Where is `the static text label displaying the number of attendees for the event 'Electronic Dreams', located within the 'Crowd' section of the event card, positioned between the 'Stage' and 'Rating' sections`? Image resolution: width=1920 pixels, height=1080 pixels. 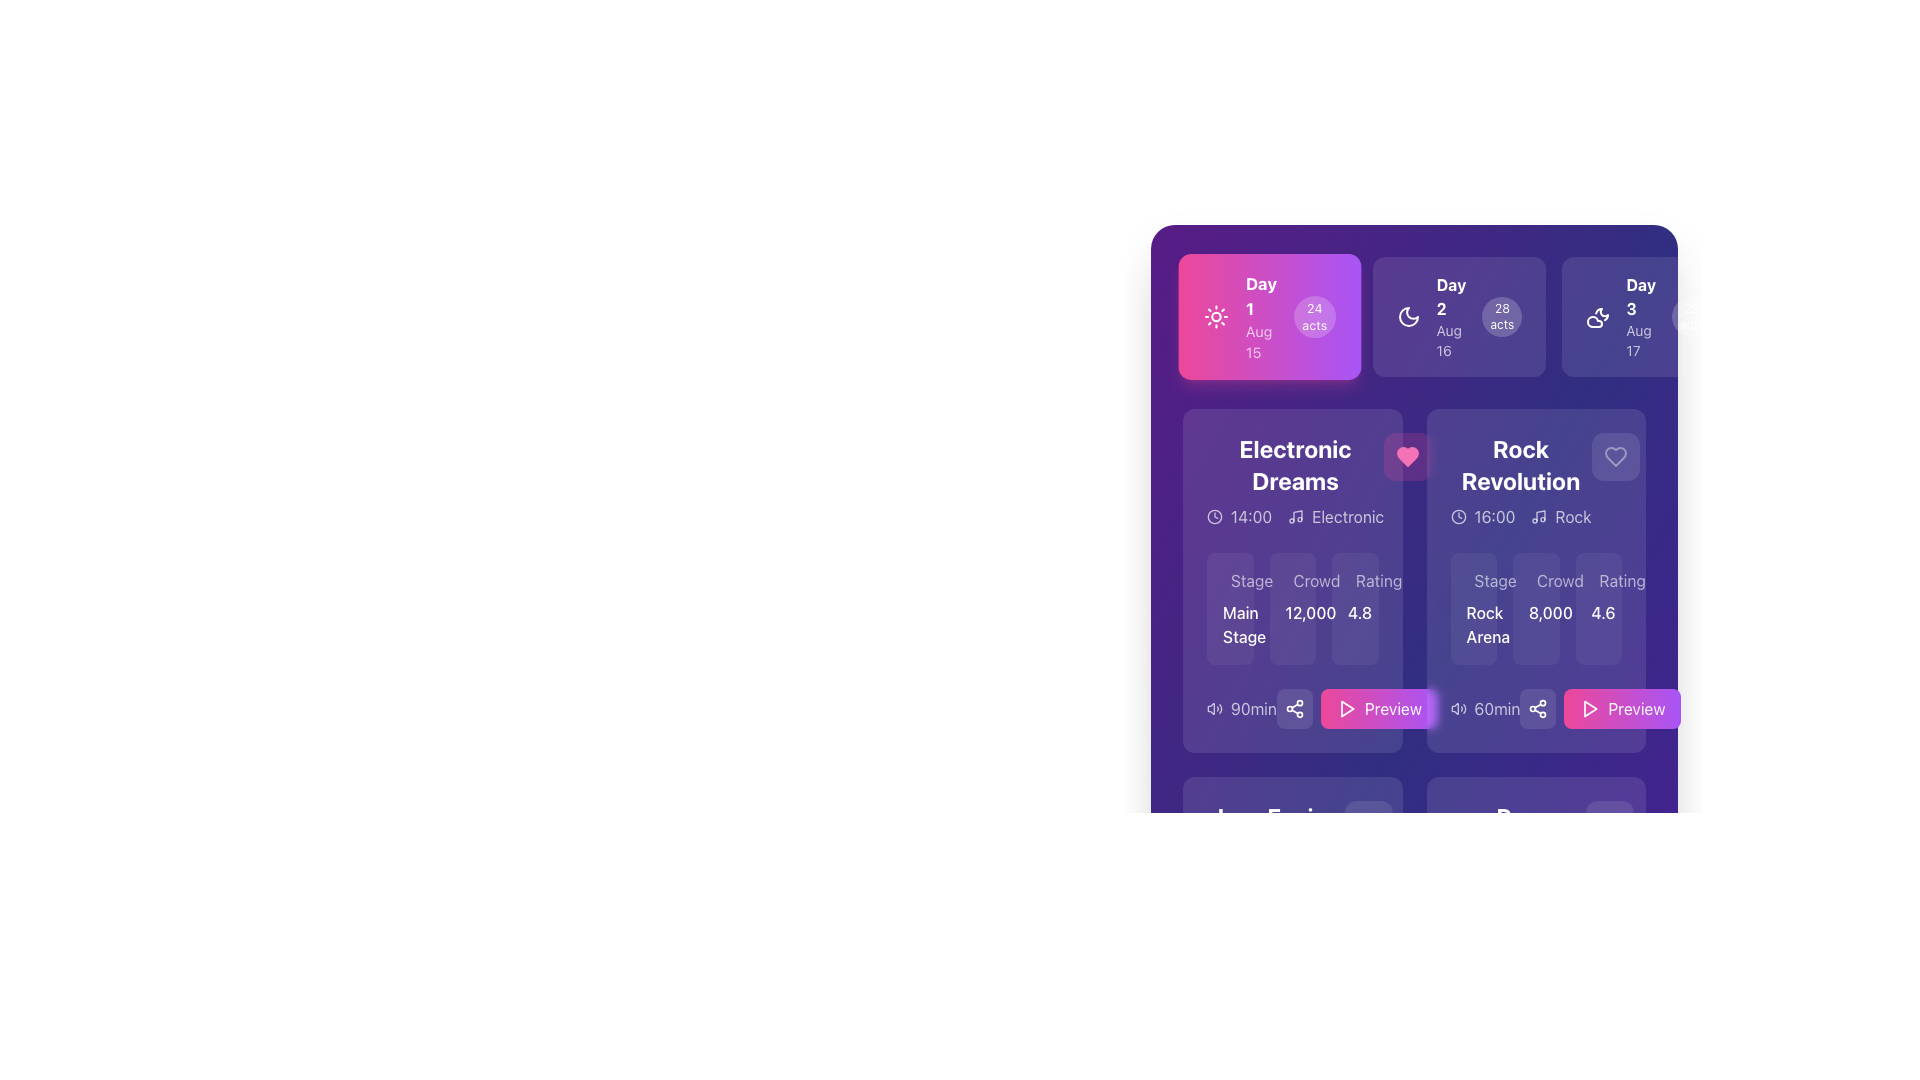 the static text label displaying the number of attendees for the event 'Electronic Dreams', located within the 'Crowd' section of the event card, positioned between the 'Stage' and 'Rating' sections is located at coordinates (1292, 612).